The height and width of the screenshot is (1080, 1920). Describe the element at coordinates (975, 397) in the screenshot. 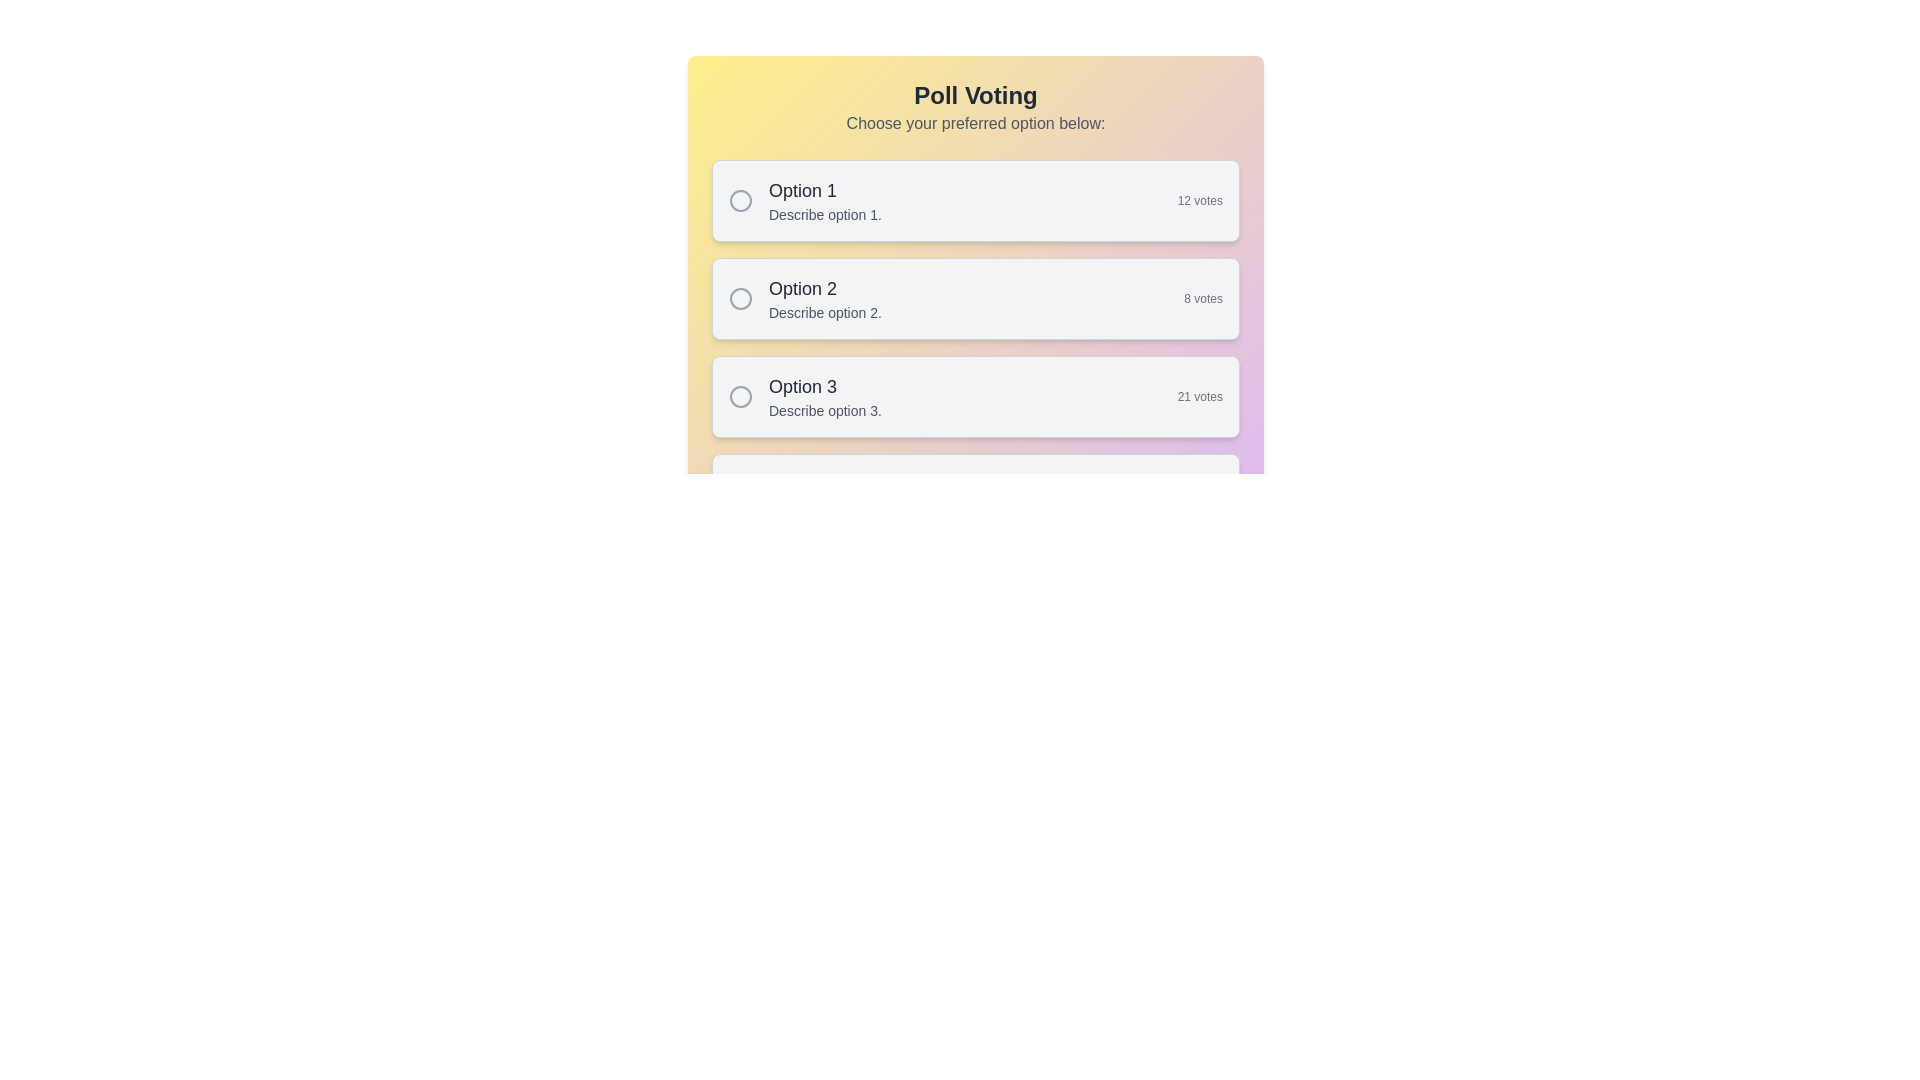

I see `the selectable option titled 'Option 3' with the description 'Describe option 3.' and a vote count of '21 votes'` at that location.